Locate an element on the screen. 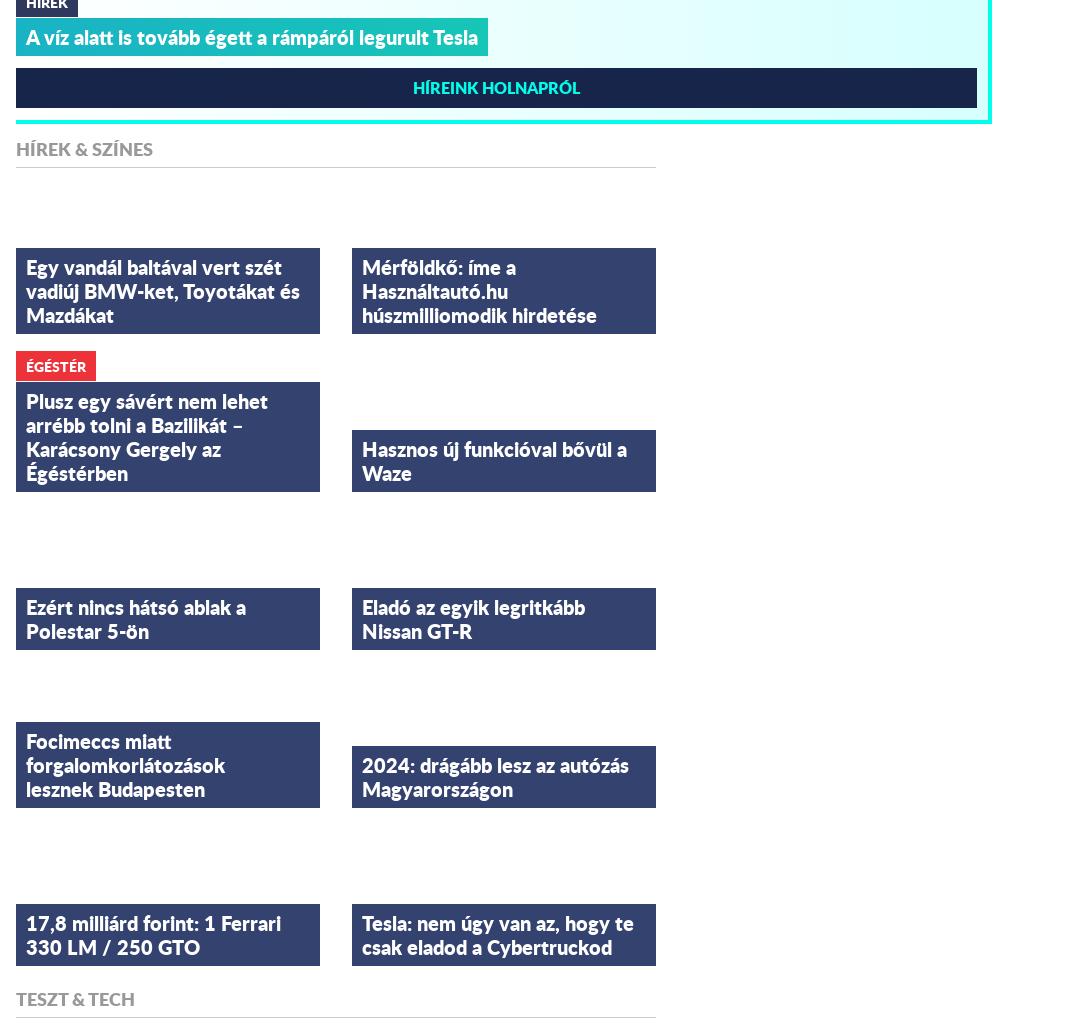 The width and height of the screenshot is (1089, 1027). 'Mérföldkő: íme a Használtautó.hu húszmilliomodik hirdetése' is located at coordinates (479, 289).